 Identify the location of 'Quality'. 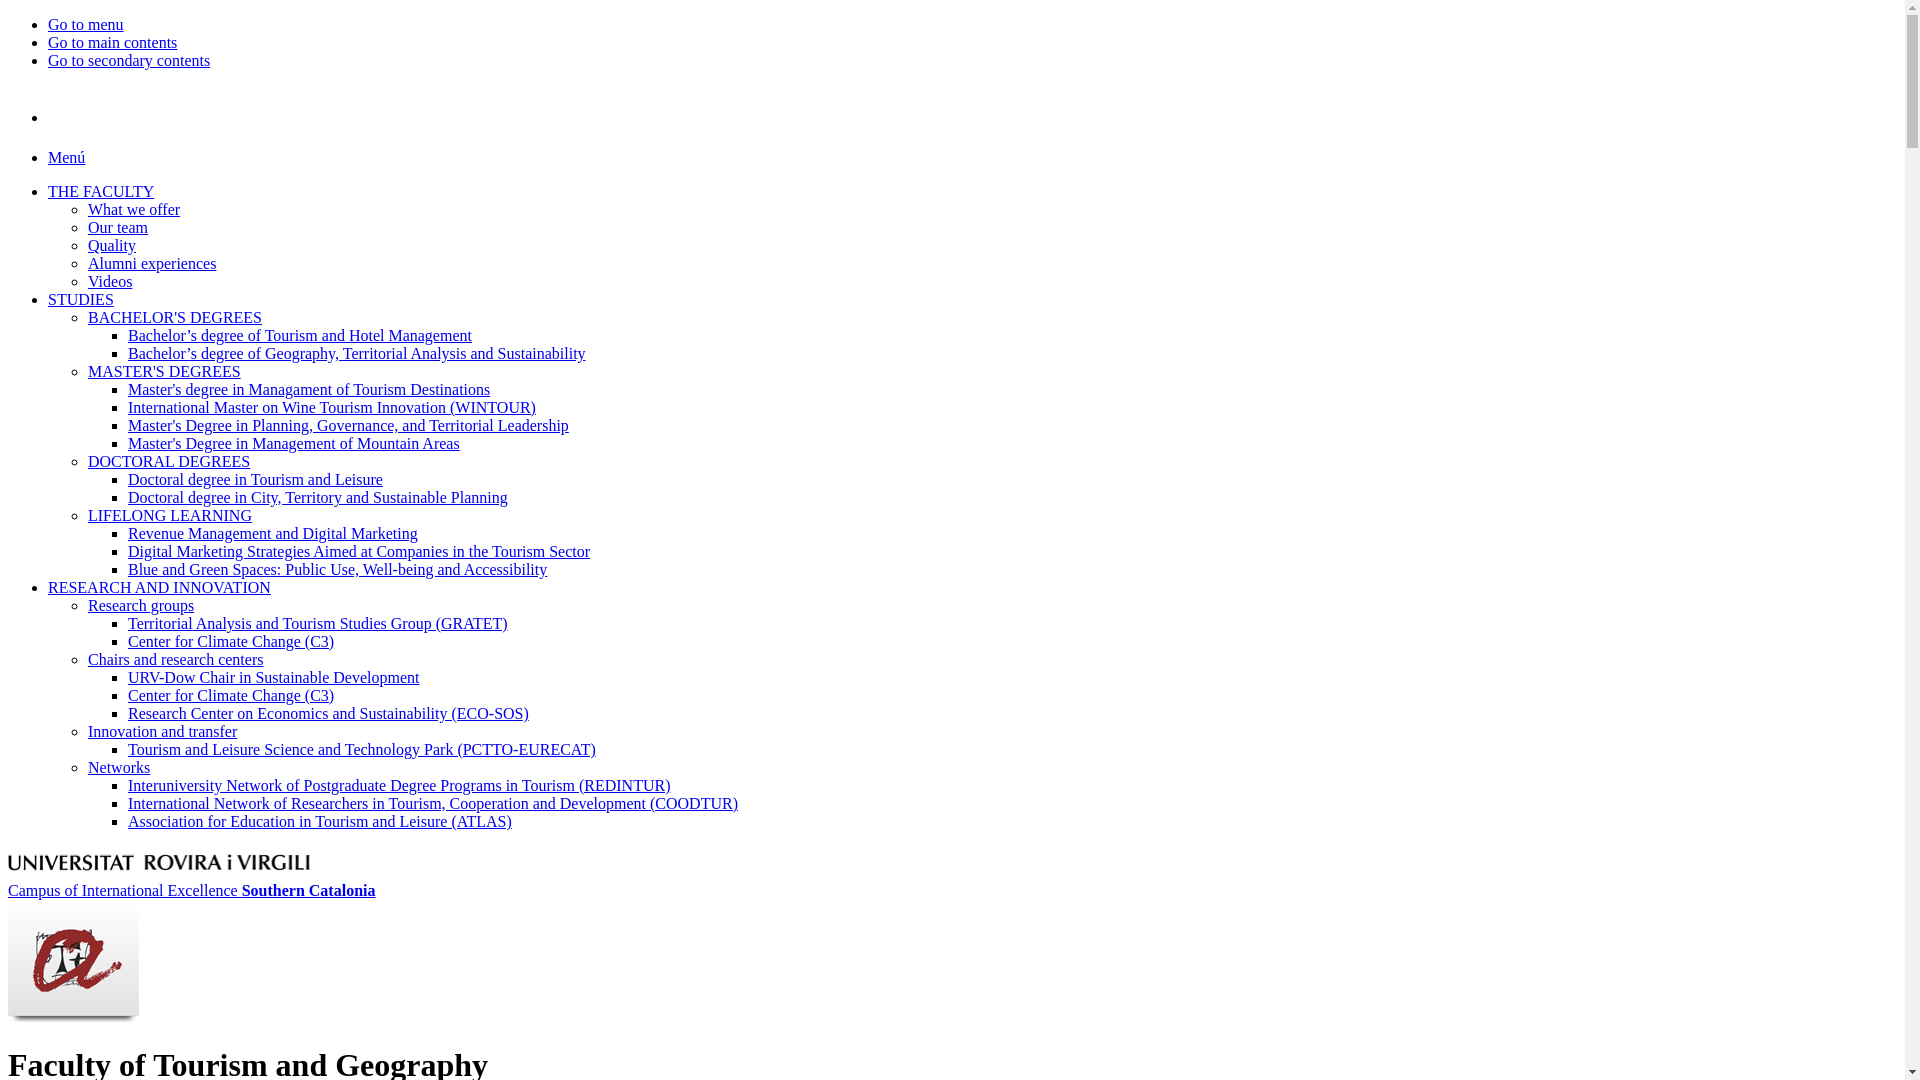
(110, 244).